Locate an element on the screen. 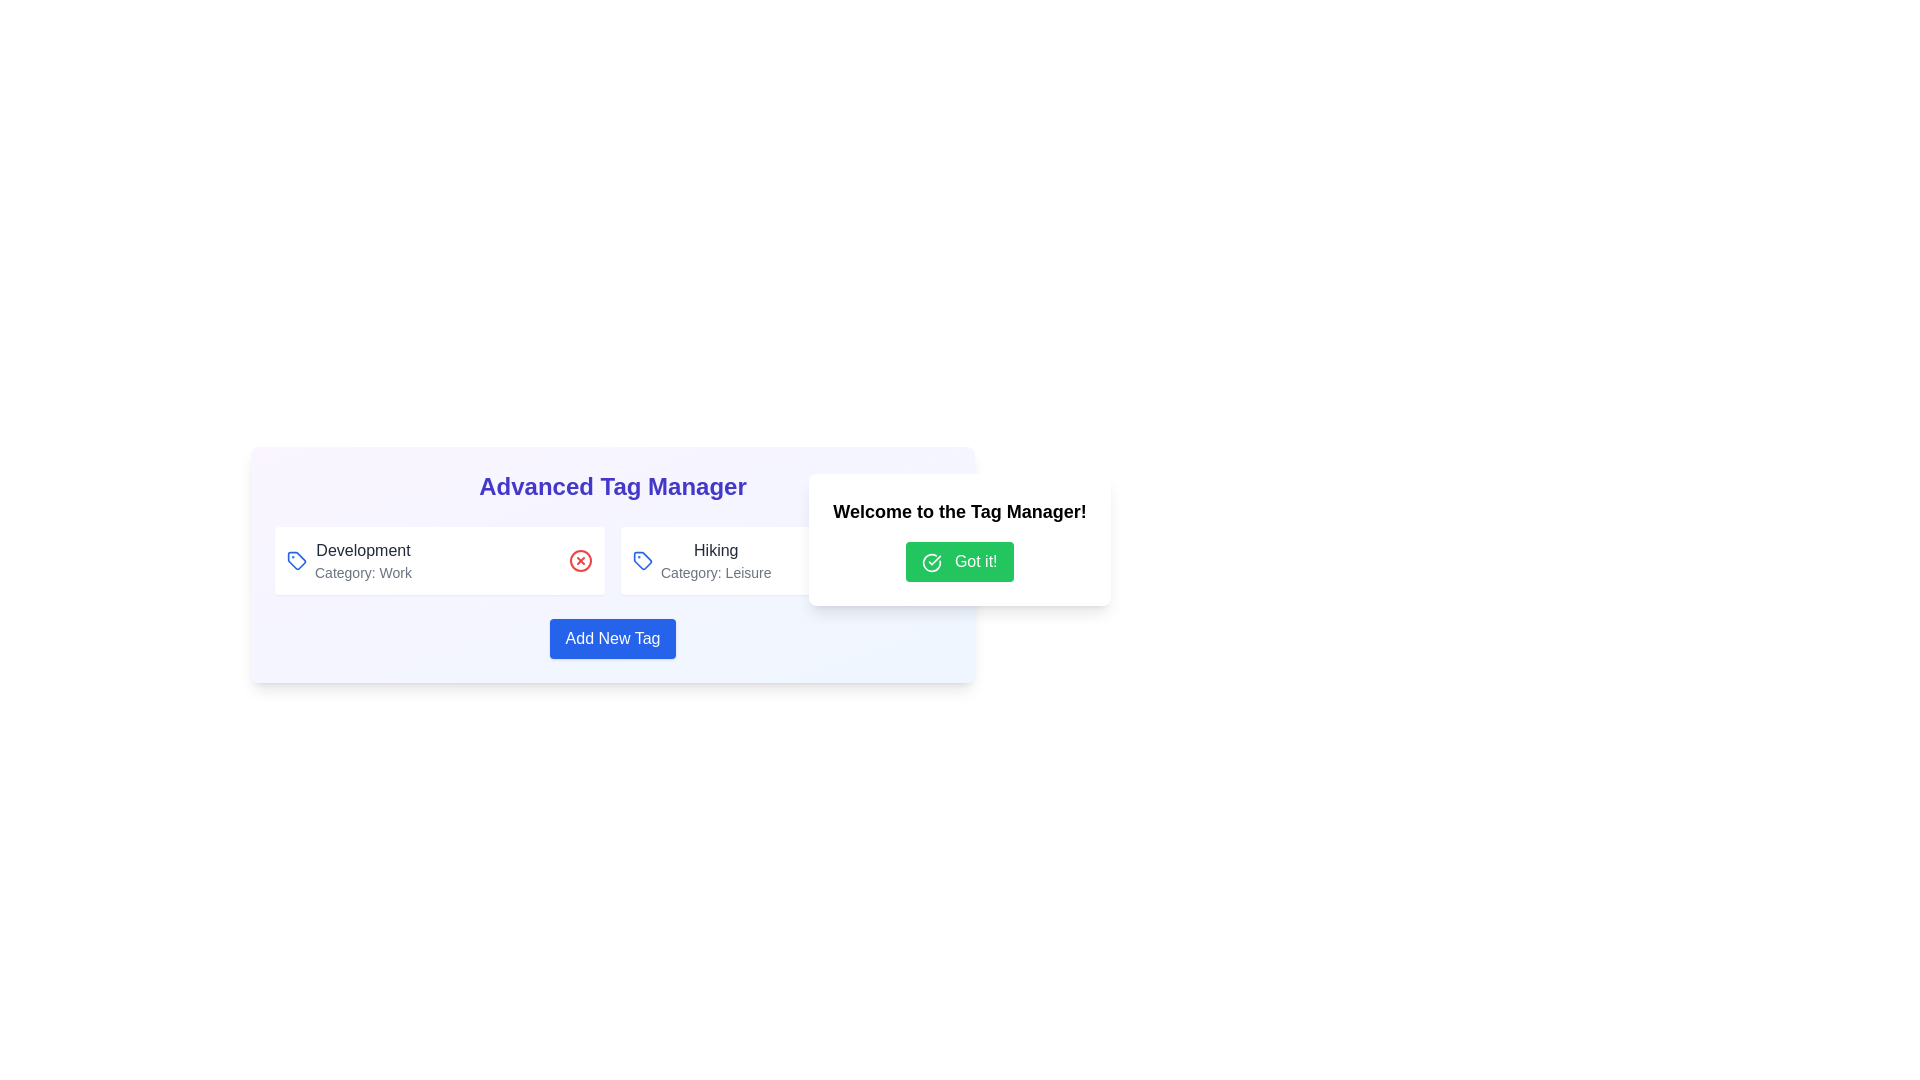 The image size is (1920, 1080). the blue rectangular button labeled 'Add New Tag' that is centrally positioned below the highlighted tags is located at coordinates (612, 639).